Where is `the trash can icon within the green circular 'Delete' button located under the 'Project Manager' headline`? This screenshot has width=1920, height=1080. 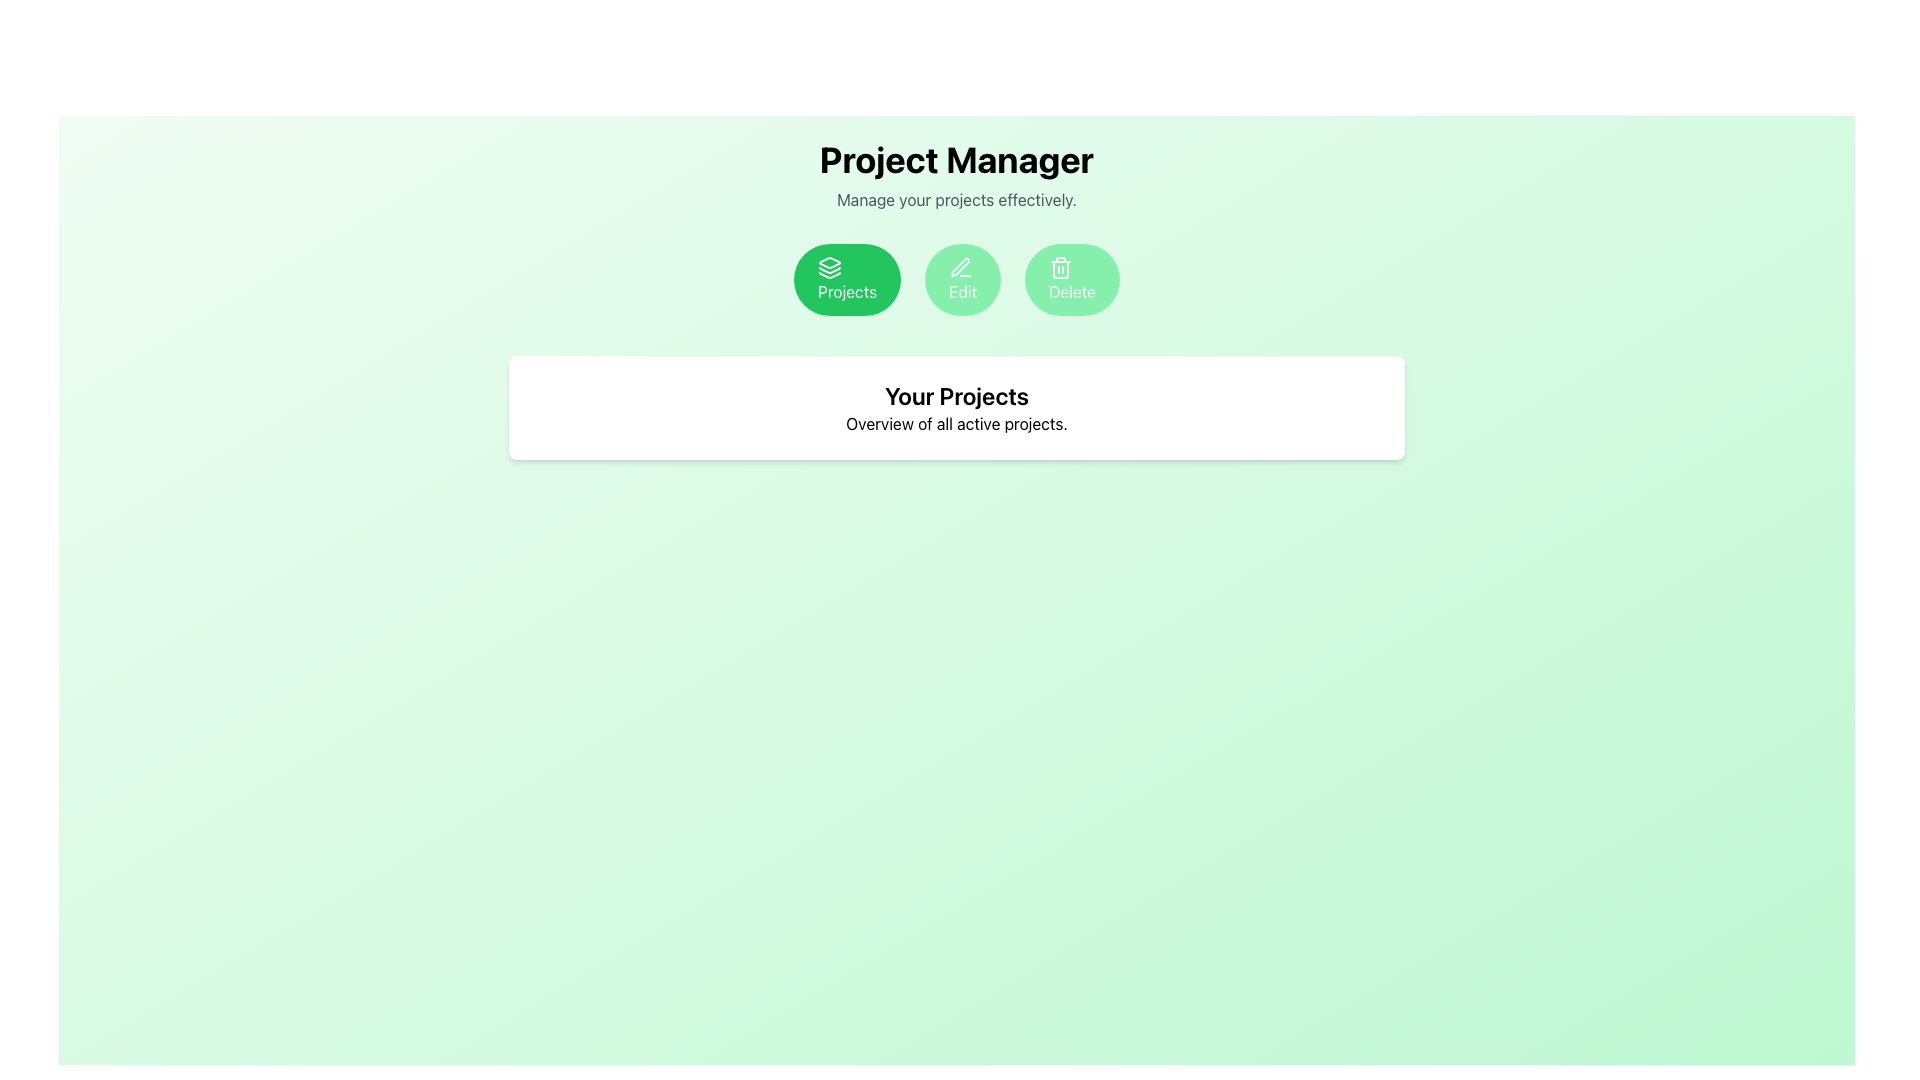
the trash can icon within the green circular 'Delete' button located under the 'Project Manager' headline is located at coordinates (1059, 266).